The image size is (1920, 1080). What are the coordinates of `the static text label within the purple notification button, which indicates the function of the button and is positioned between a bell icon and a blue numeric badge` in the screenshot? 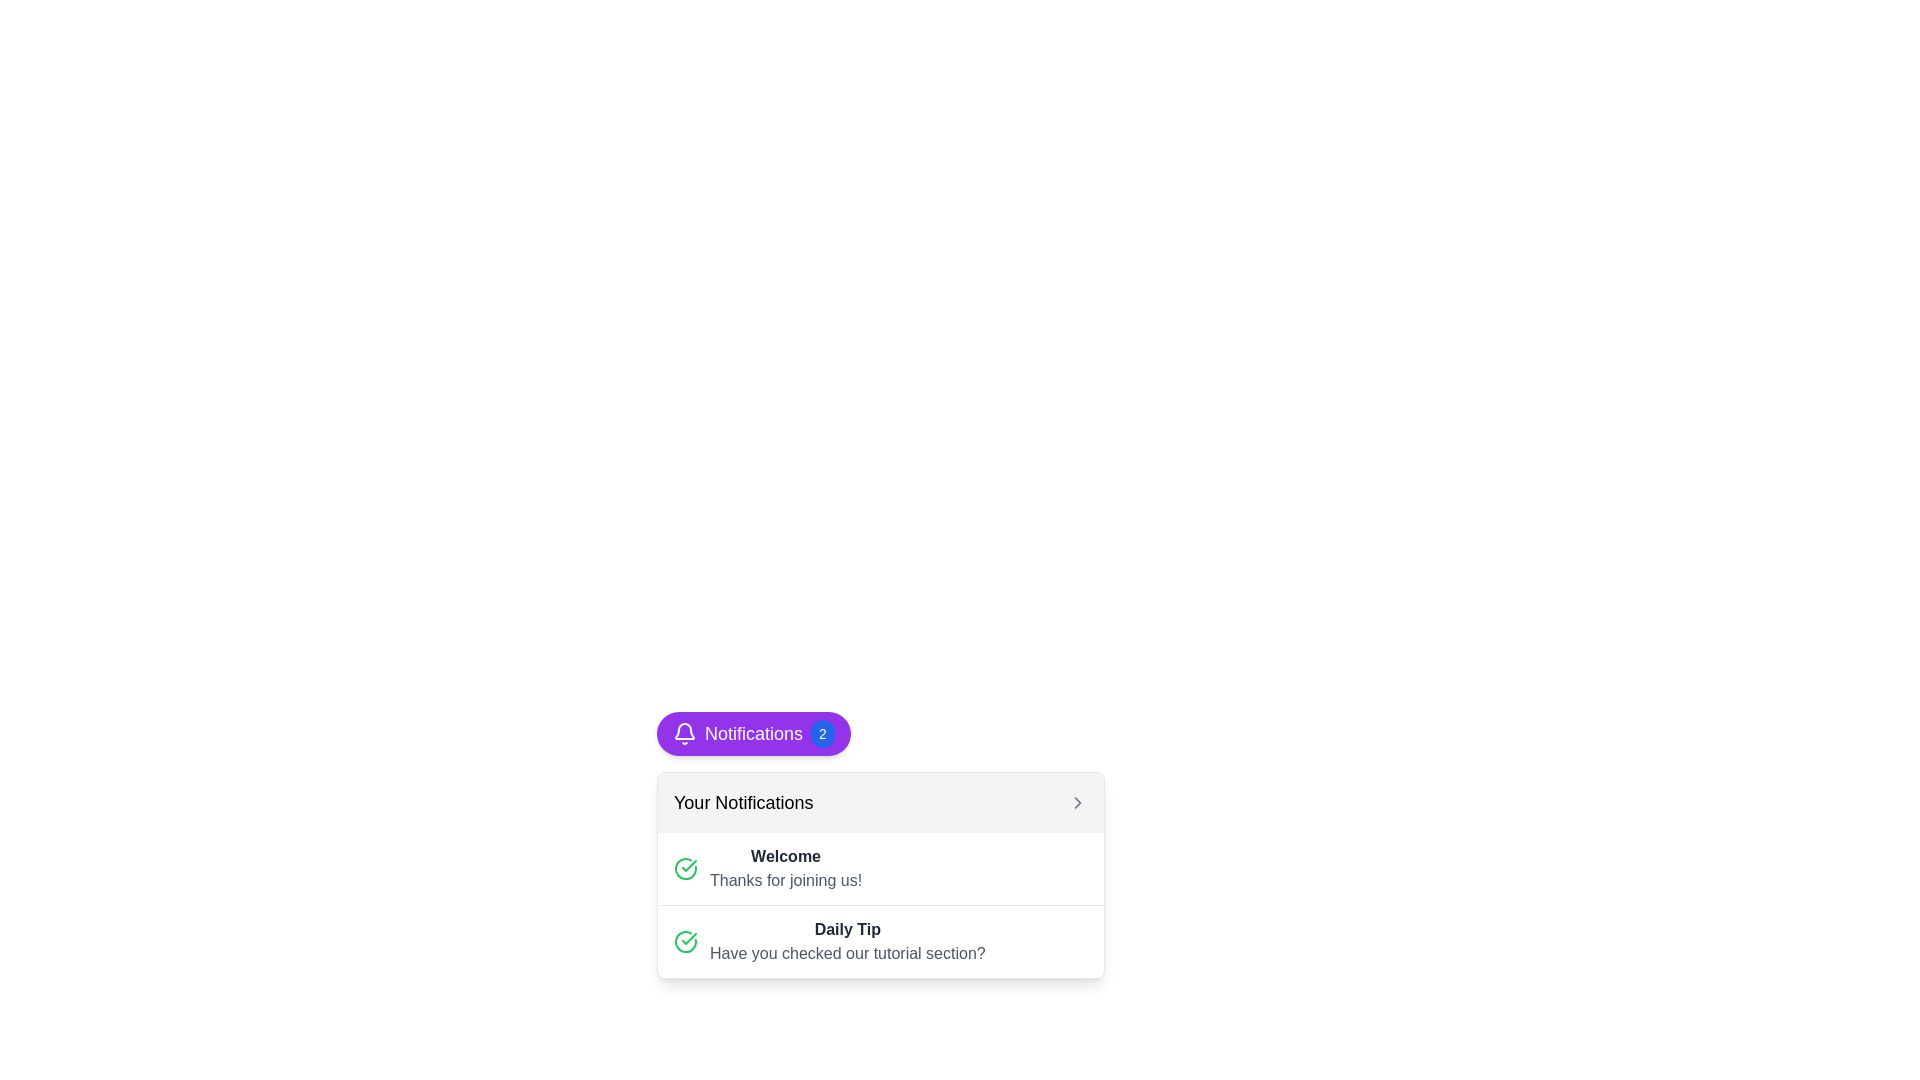 It's located at (752, 733).